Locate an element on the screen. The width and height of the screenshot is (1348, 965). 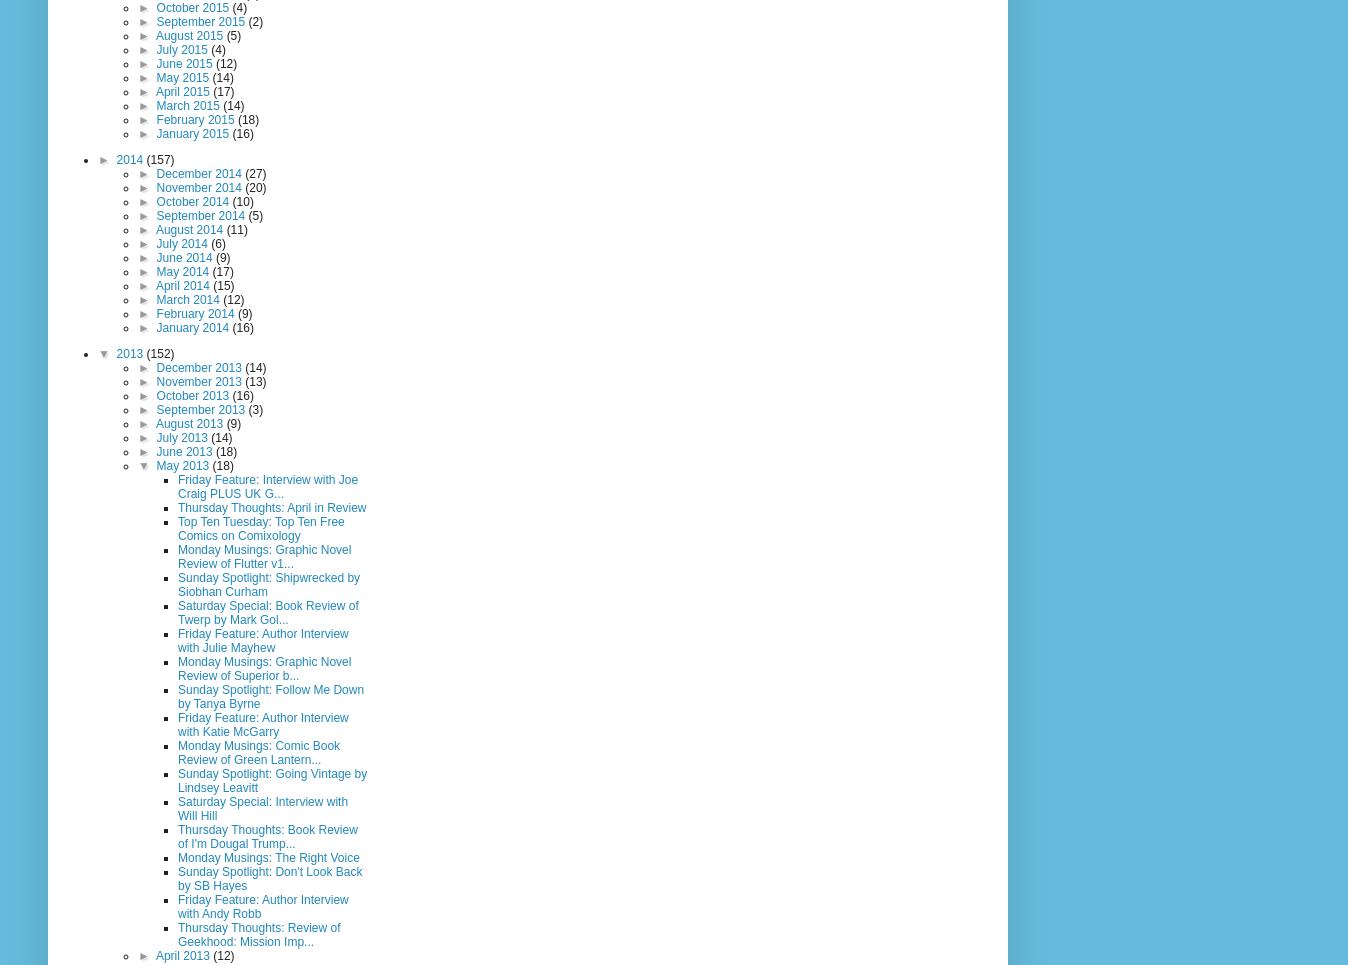
'Monday Musings: Graphic Novel Review of Flutter v1...' is located at coordinates (264, 555).